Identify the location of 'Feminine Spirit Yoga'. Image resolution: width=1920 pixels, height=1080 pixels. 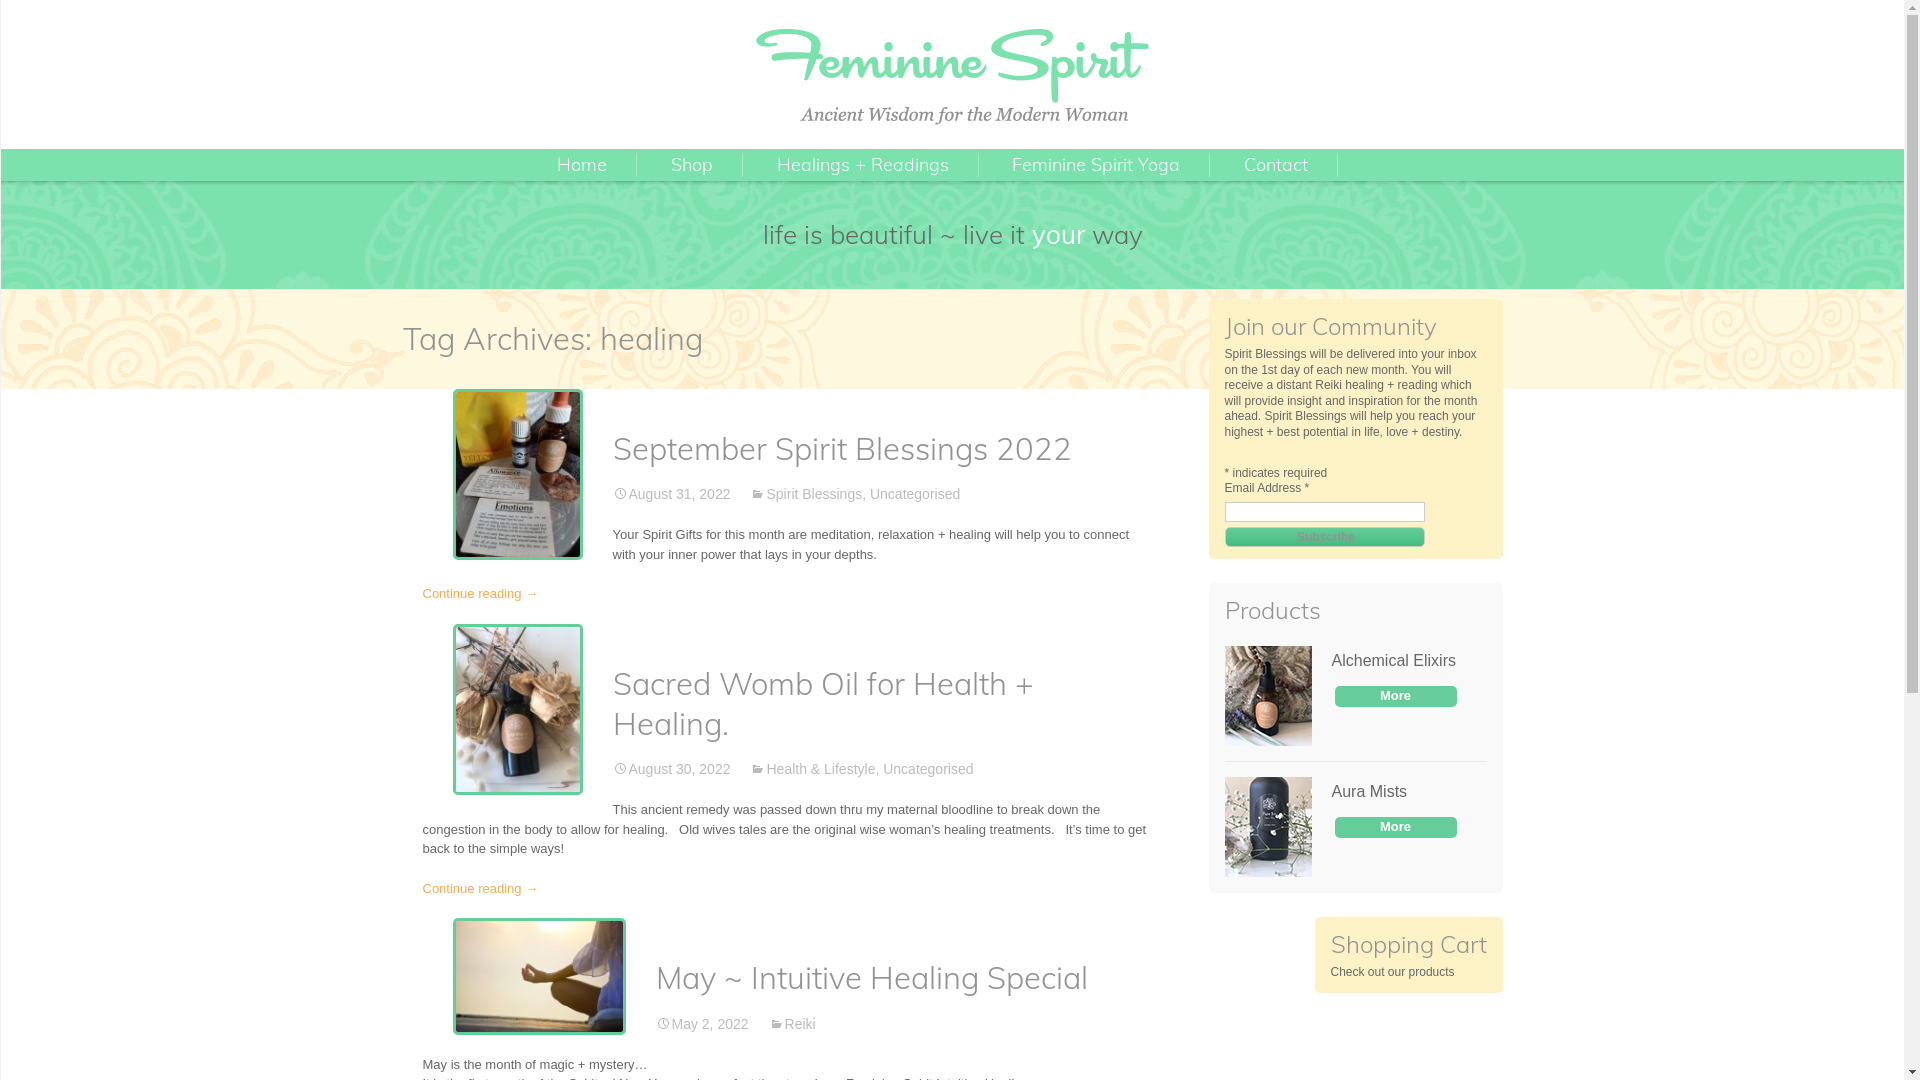
(1094, 164).